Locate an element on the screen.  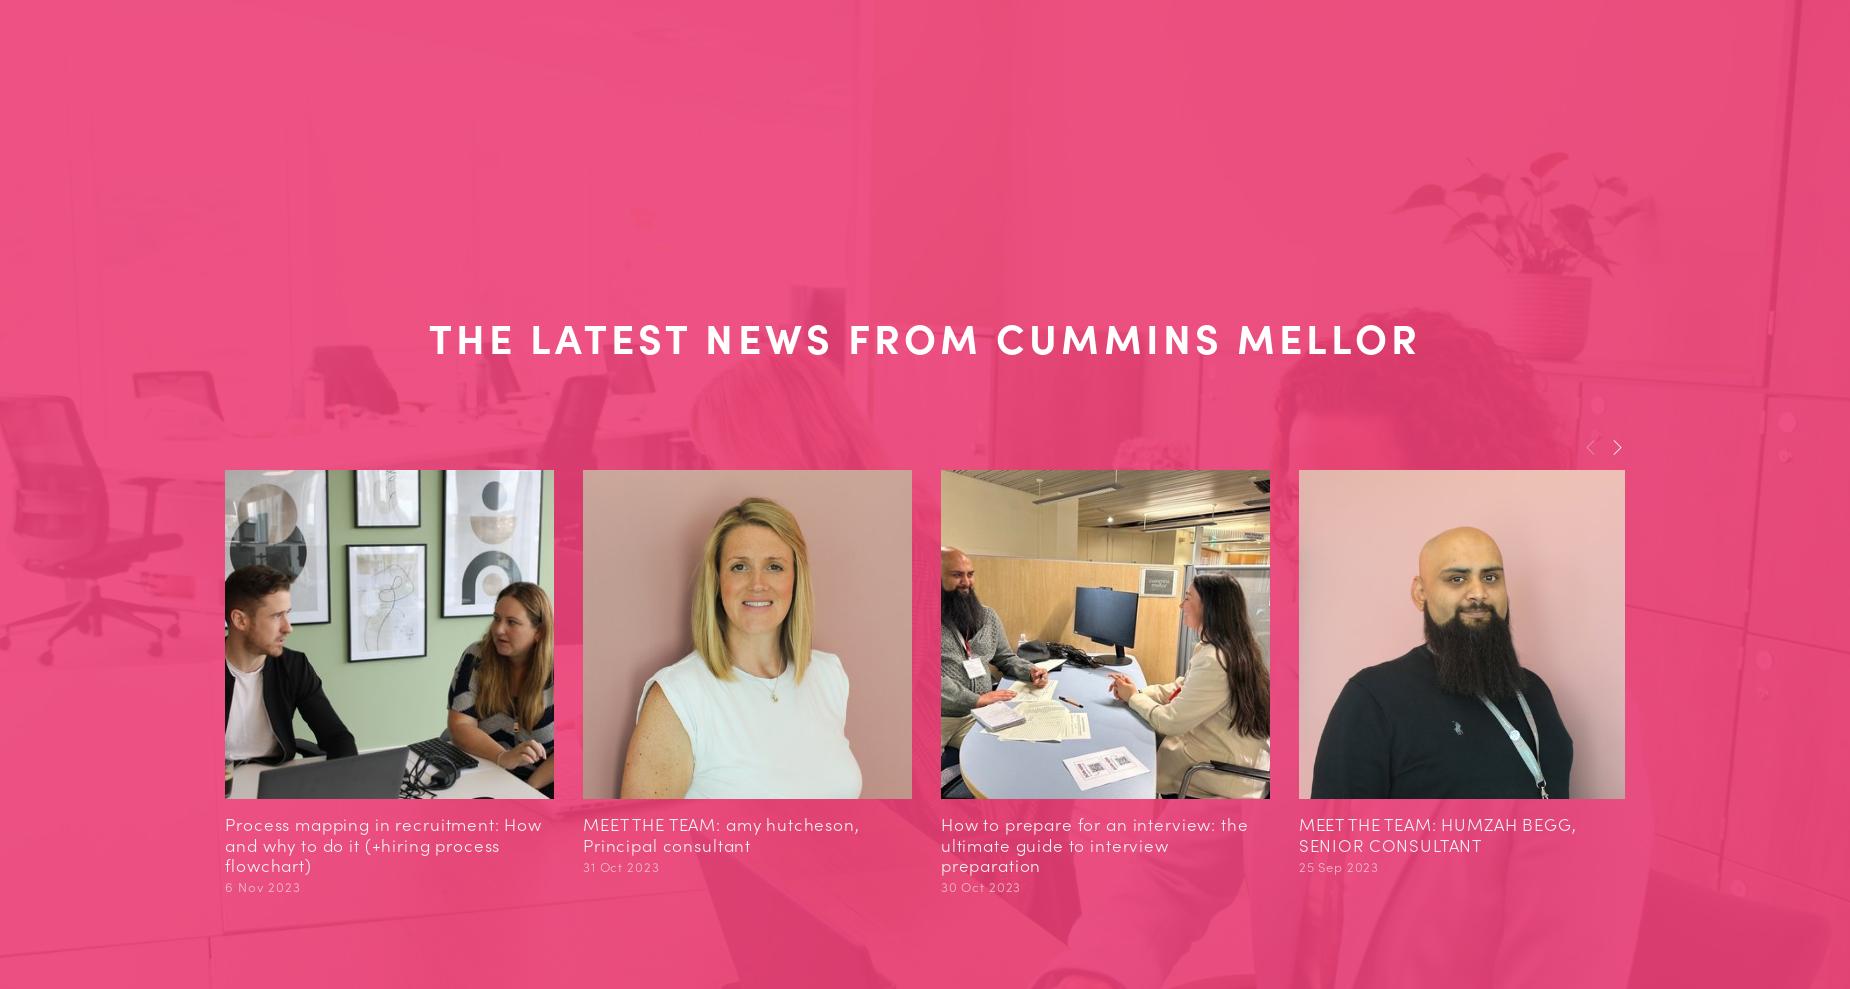
'30 Oct 2023' is located at coordinates (979, 885).